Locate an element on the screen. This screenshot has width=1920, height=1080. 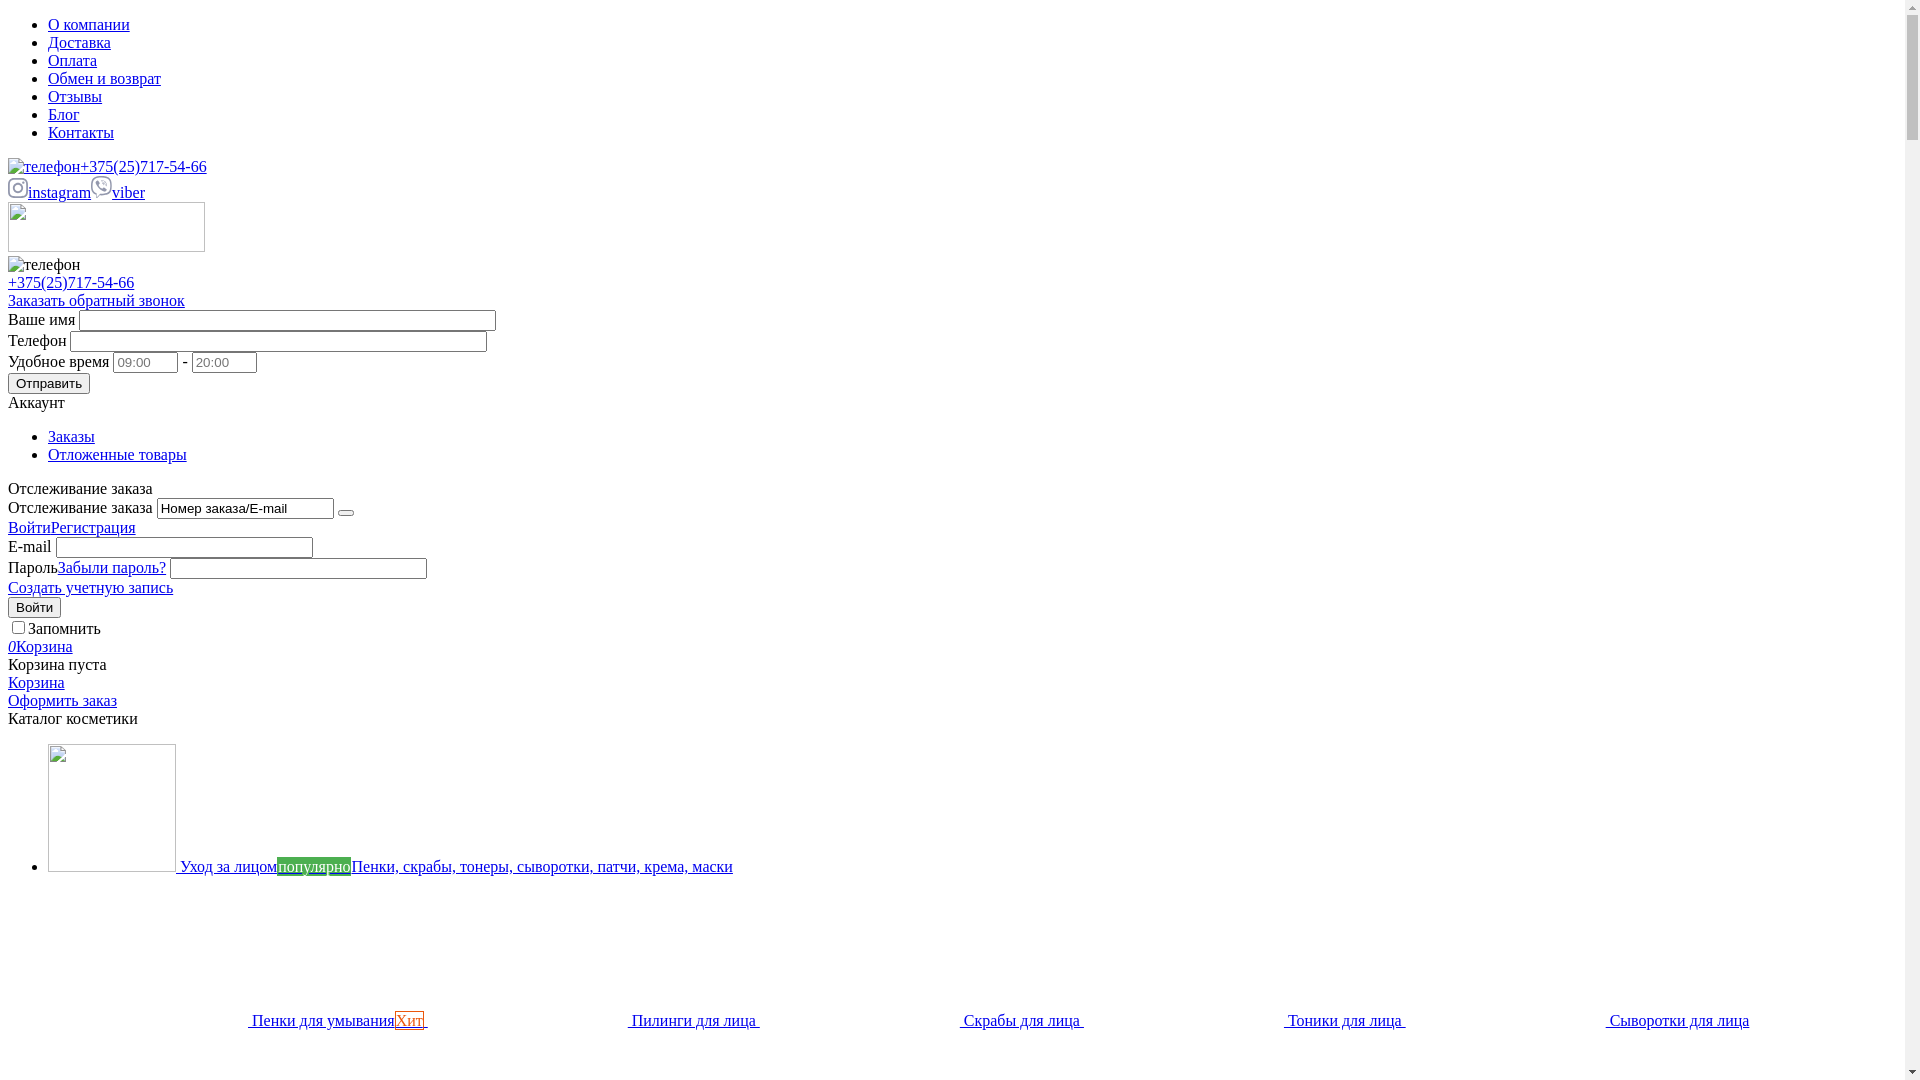
'aloespace.by' is located at coordinates (105, 245).